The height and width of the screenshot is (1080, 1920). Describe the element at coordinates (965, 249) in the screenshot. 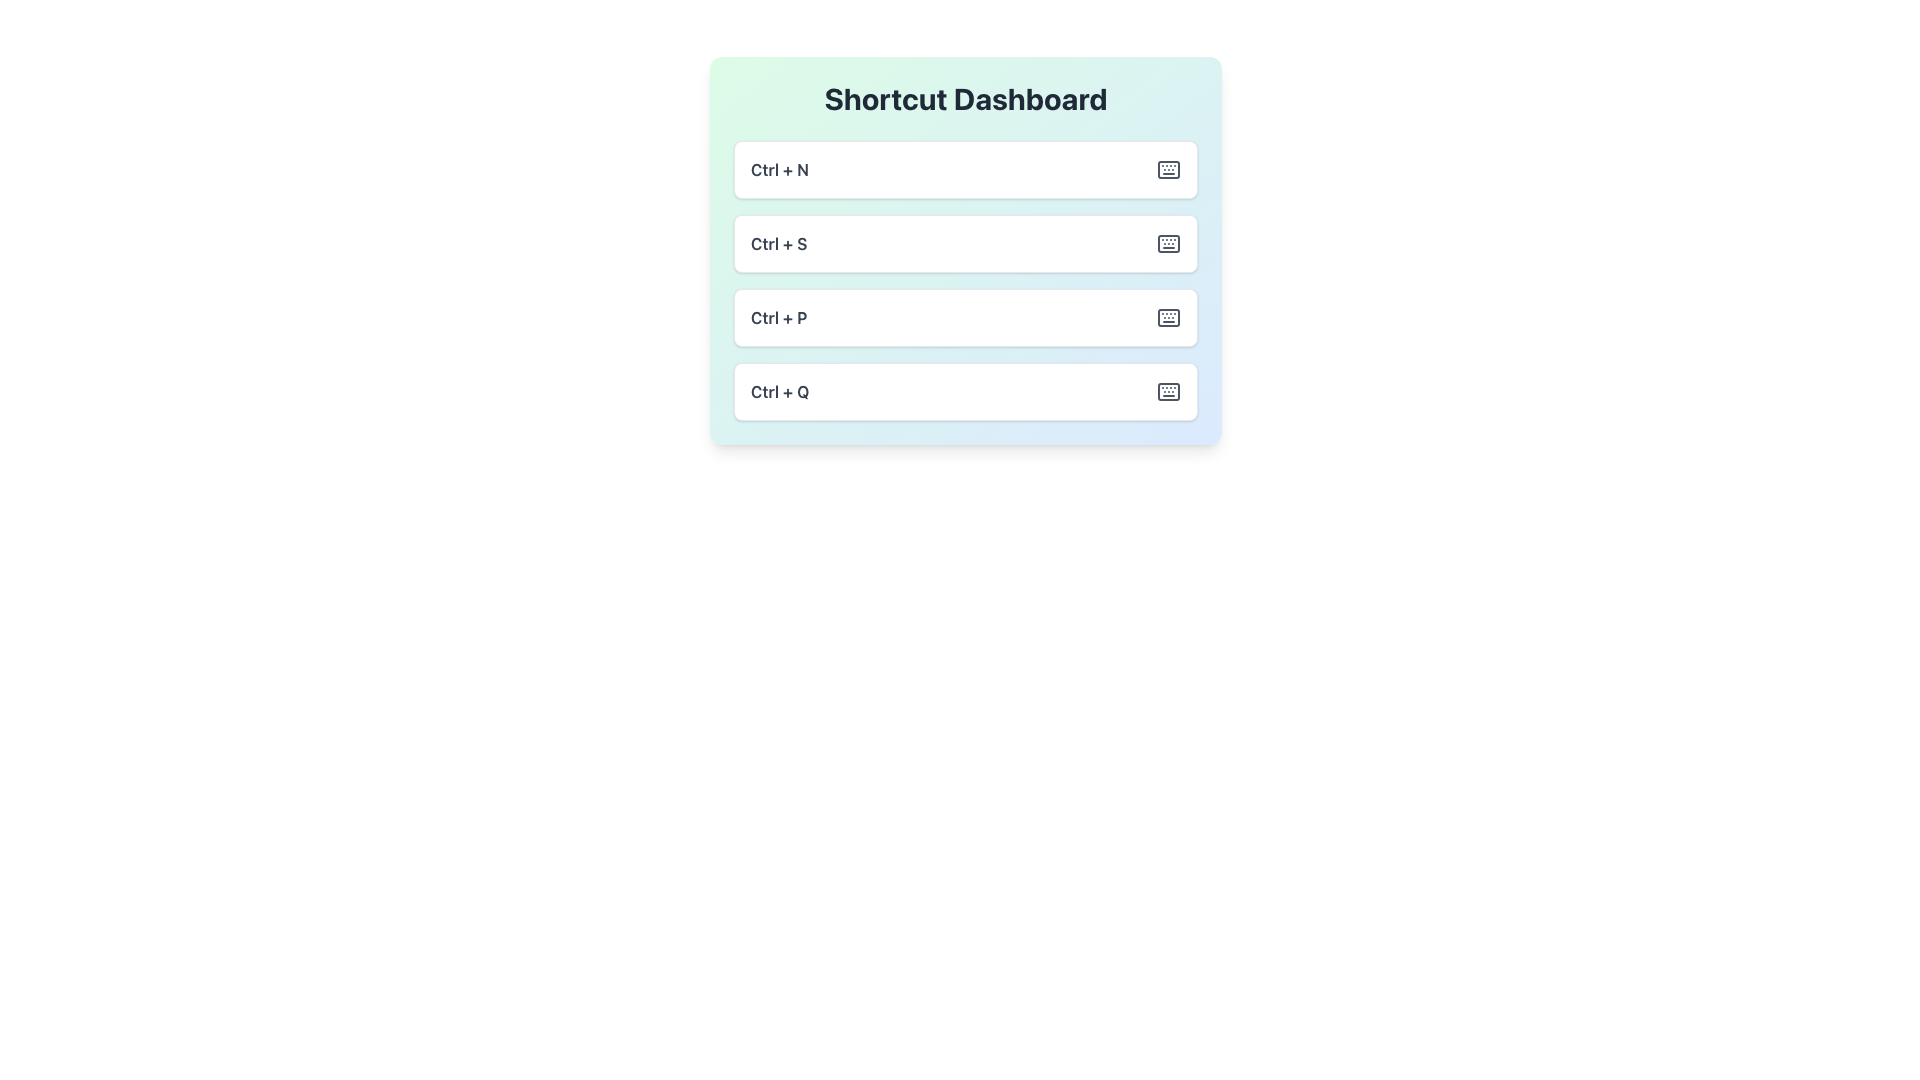

I see `the 'Ctrl + S' button, which is the second button in a vertical list layout, prominently displayed in bold dark gray font on a white background` at that location.